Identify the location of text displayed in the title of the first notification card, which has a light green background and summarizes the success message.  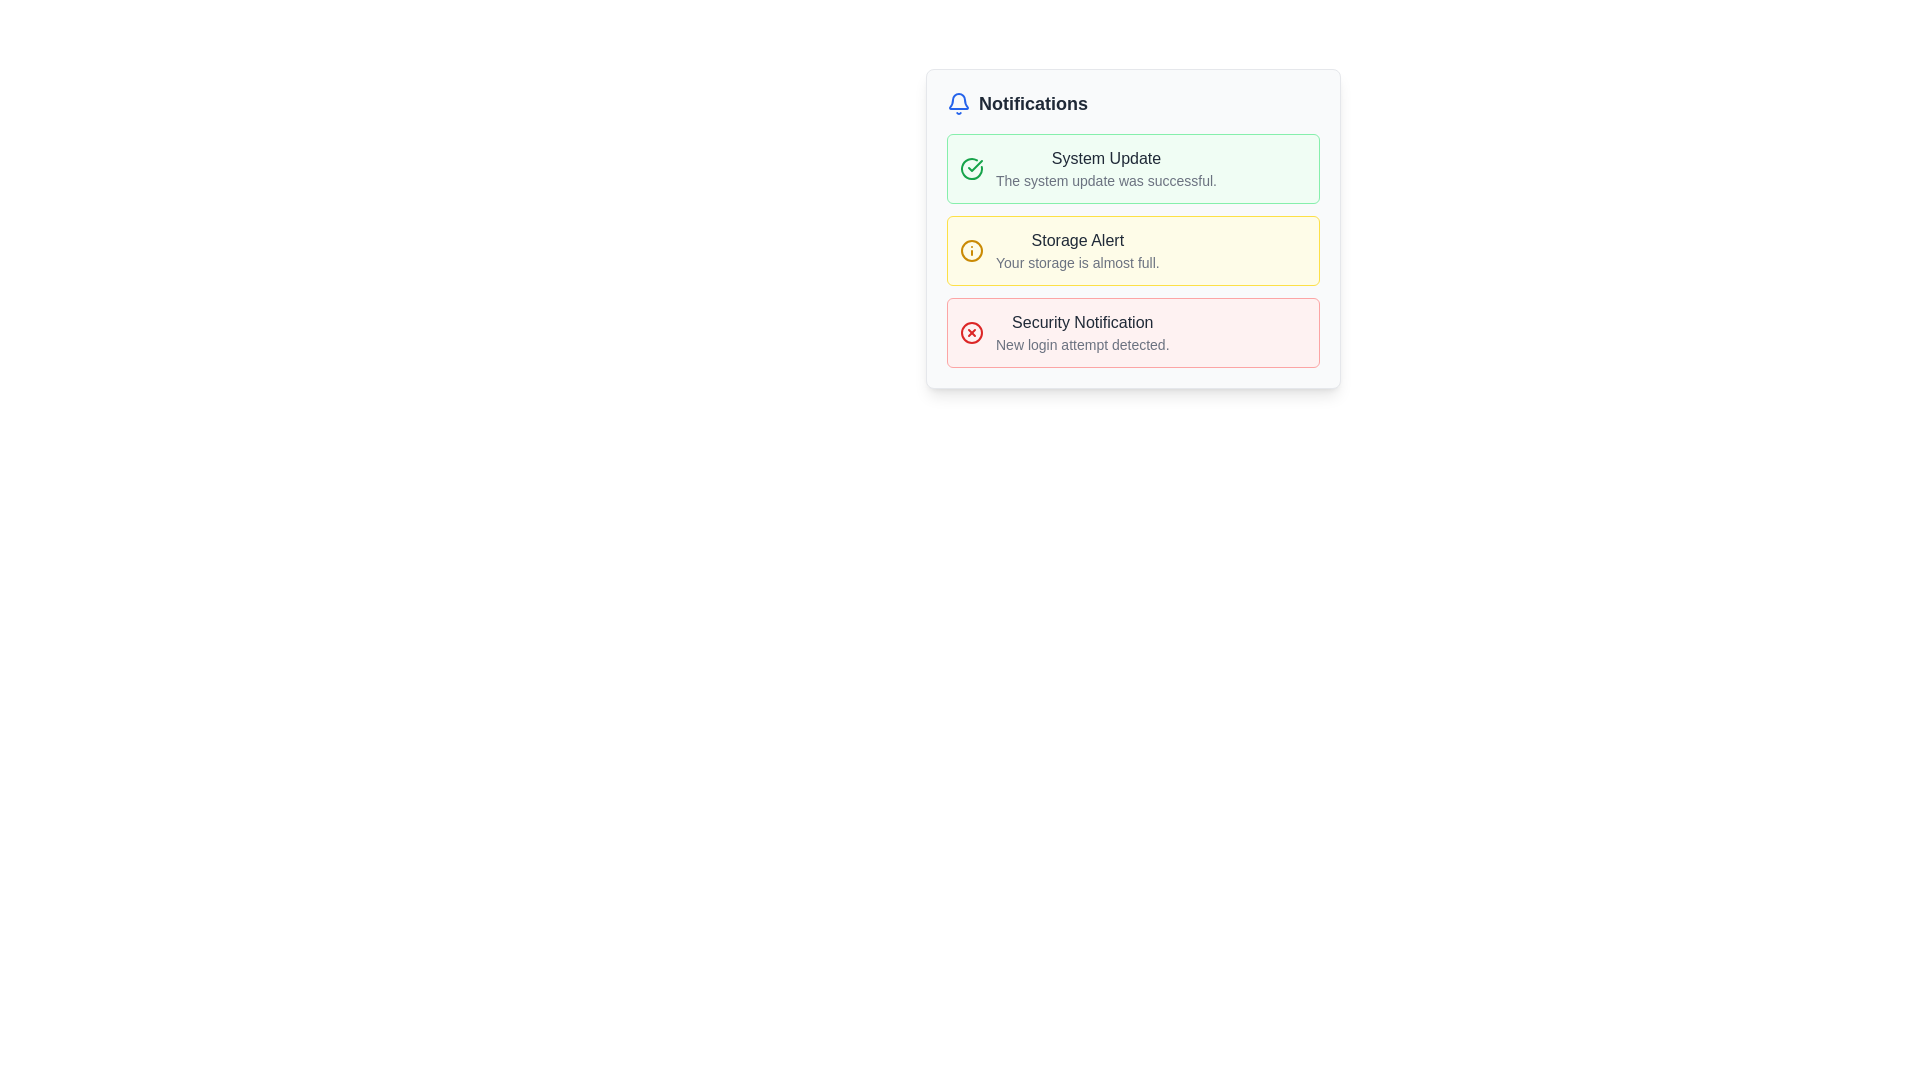
(1105, 157).